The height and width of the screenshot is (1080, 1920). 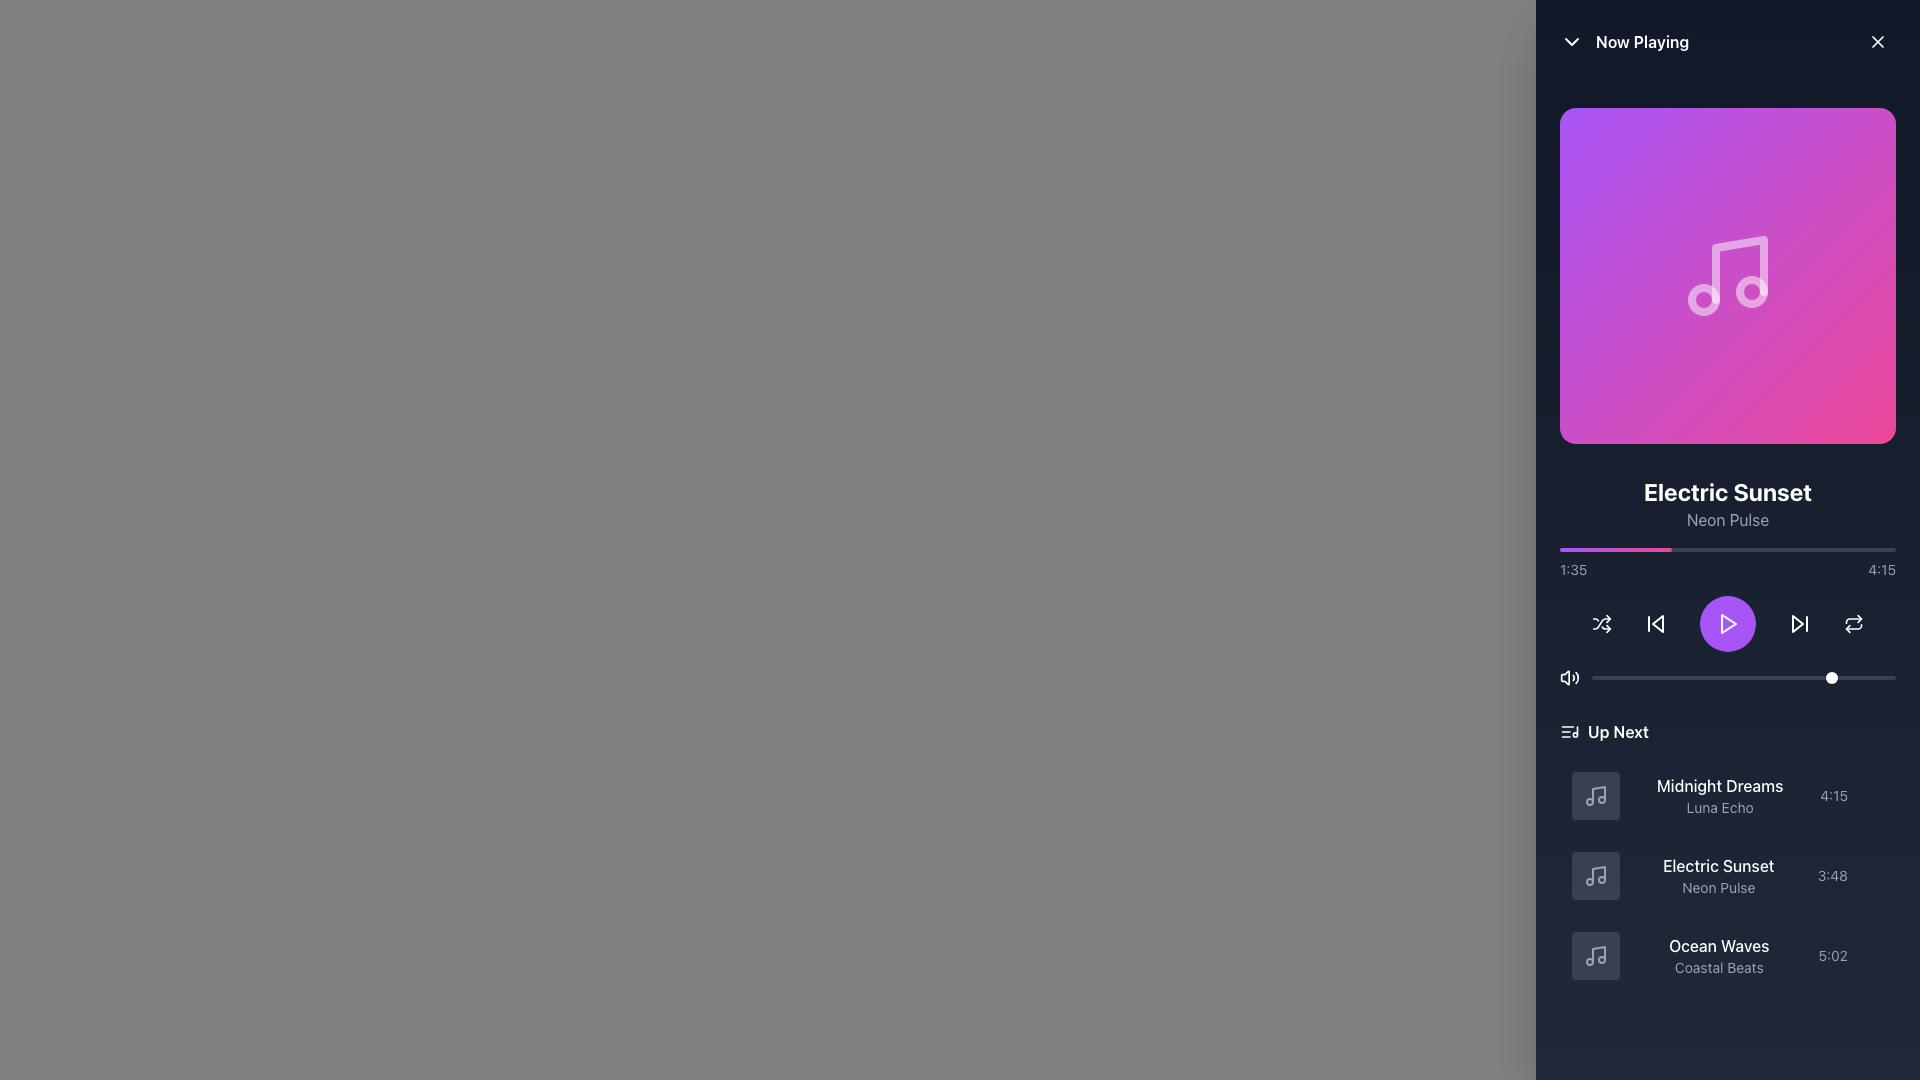 What do you see at coordinates (1718, 955) in the screenshot?
I see `the non-interactive label text 'Ocean Waves' which is the third item in the 'Up Next' section on the right side of the interface` at bounding box center [1718, 955].